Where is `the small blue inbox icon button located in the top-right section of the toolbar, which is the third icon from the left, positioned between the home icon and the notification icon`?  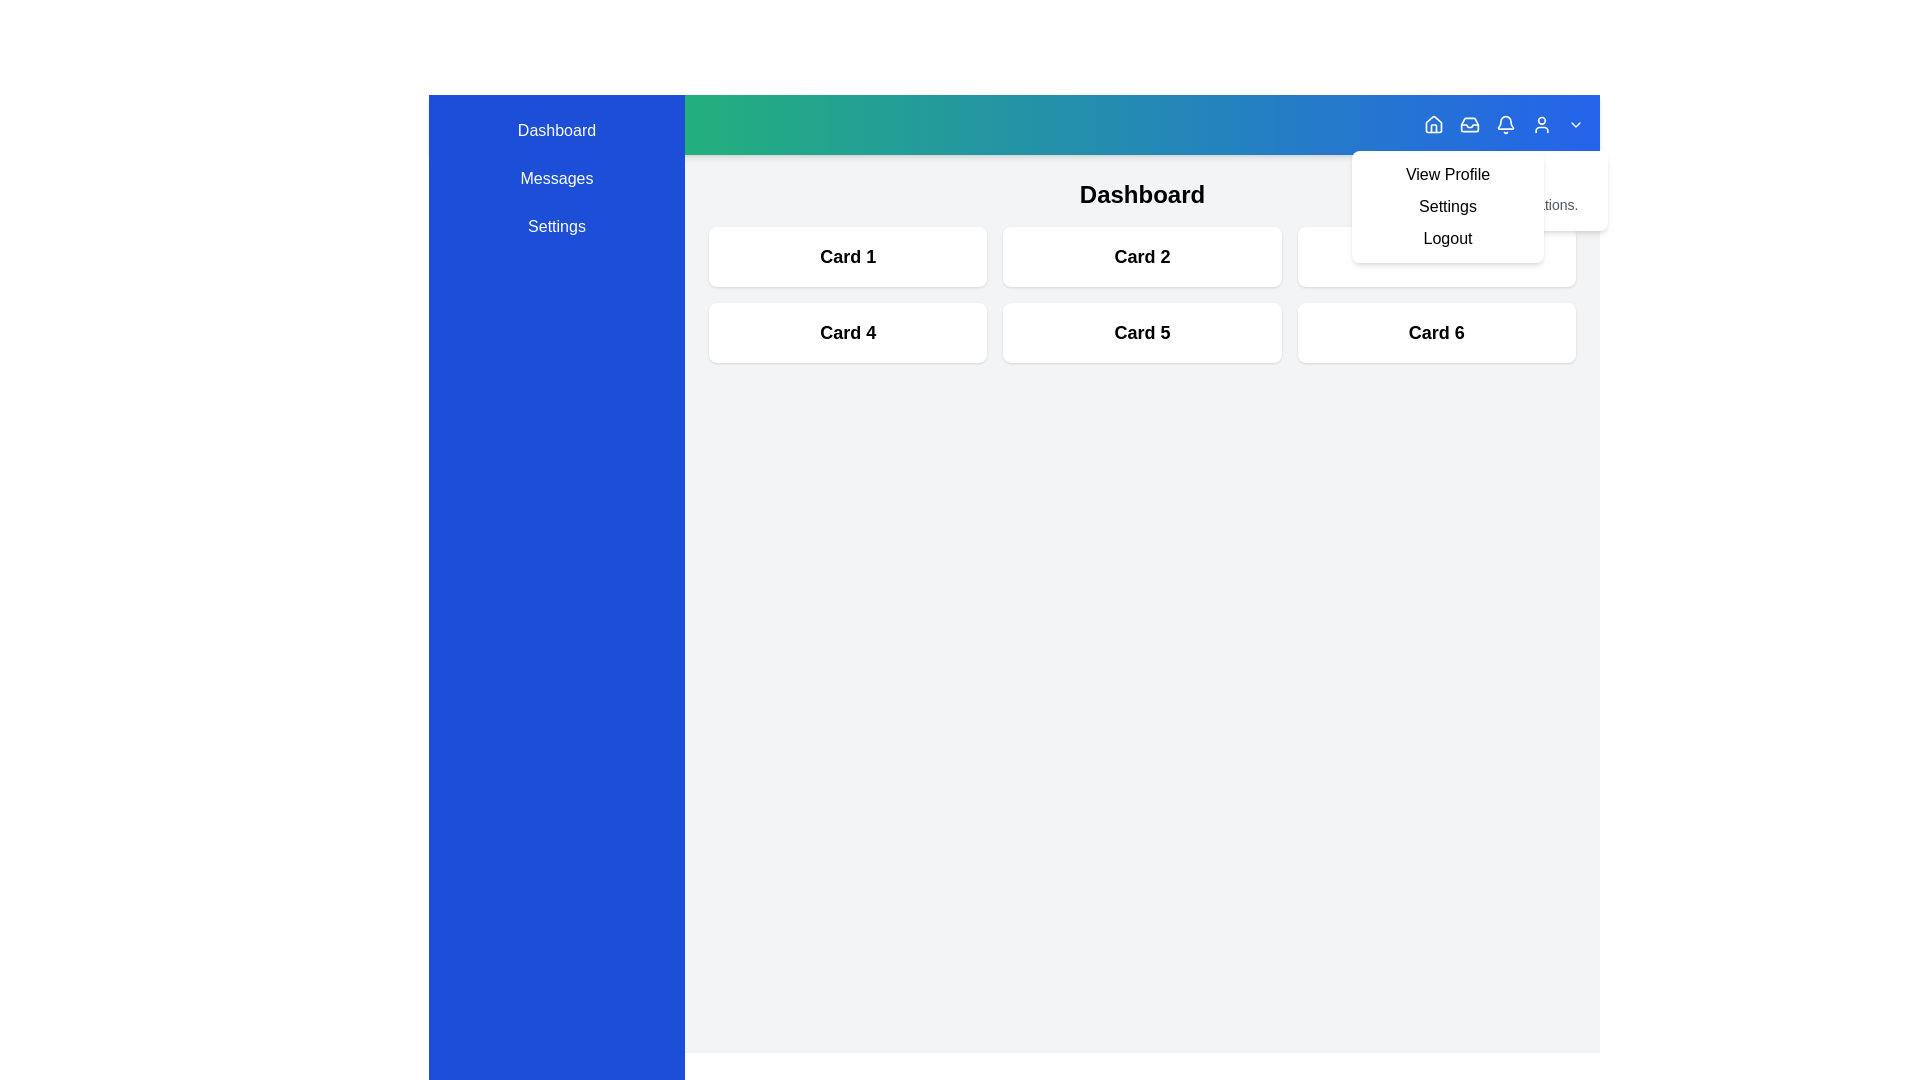 the small blue inbox icon button located in the top-right section of the toolbar, which is the third icon from the left, positioned between the home icon and the notification icon is located at coordinates (1469, 124).